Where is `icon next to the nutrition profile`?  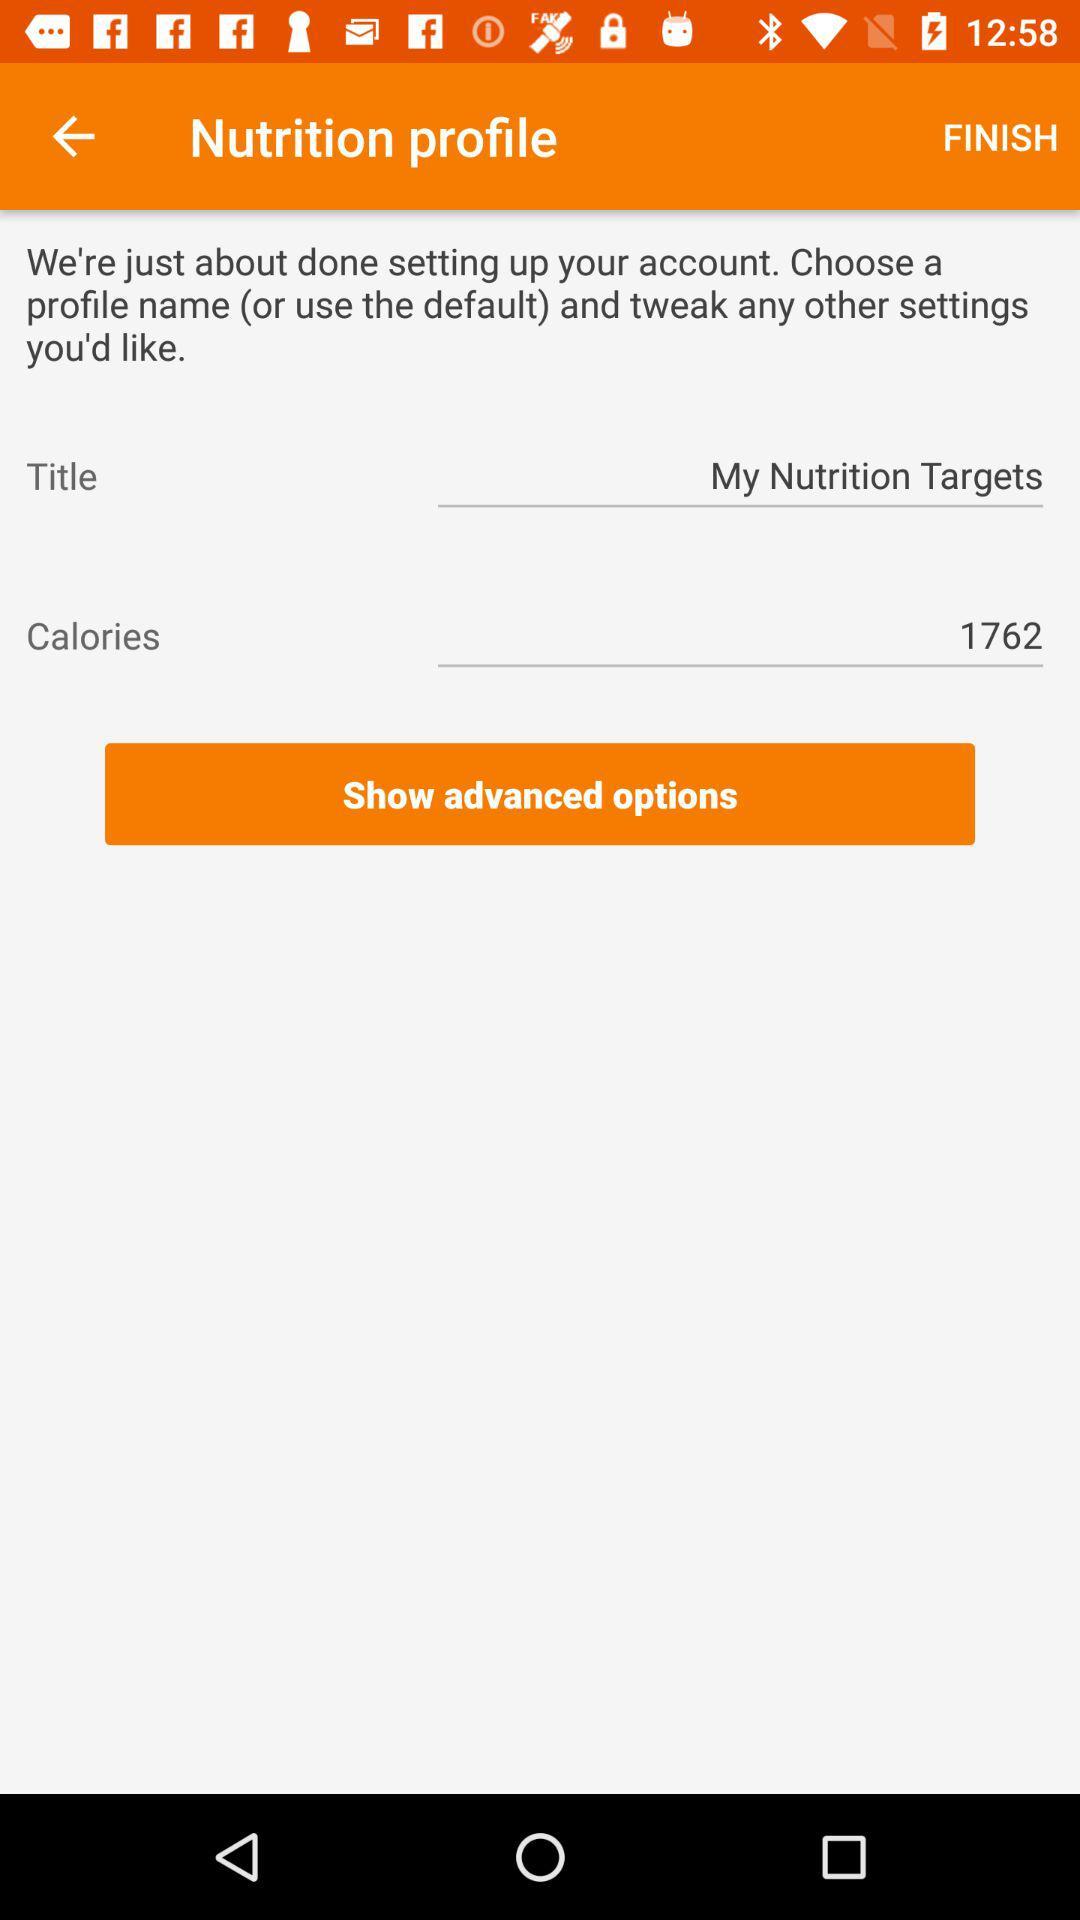 icon next to the nutrition profile is located at coordinates (72, 135).